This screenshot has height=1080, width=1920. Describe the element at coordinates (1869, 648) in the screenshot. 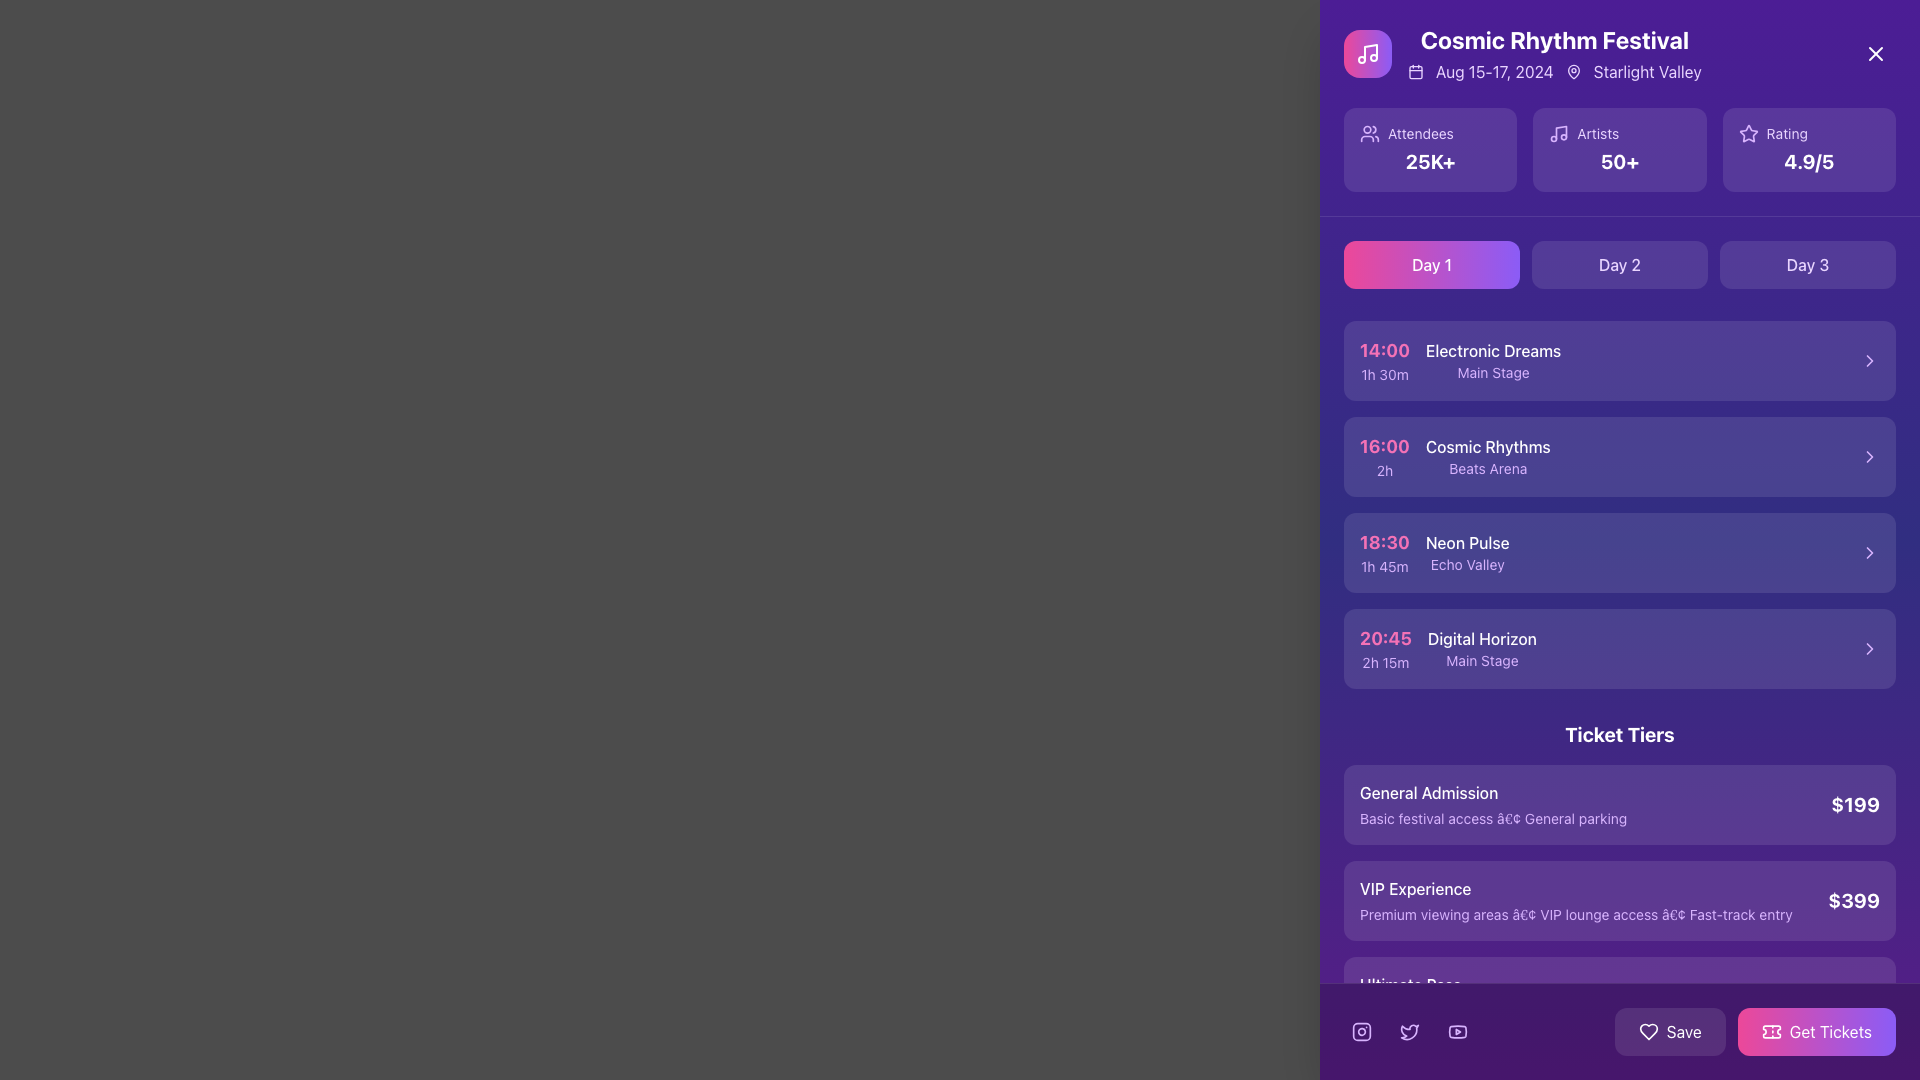

I see `the rightward-pointing chevron arrow icon with a purple outline, located to the right of the 'Digital Horizon' list entry in the events section` at that location.